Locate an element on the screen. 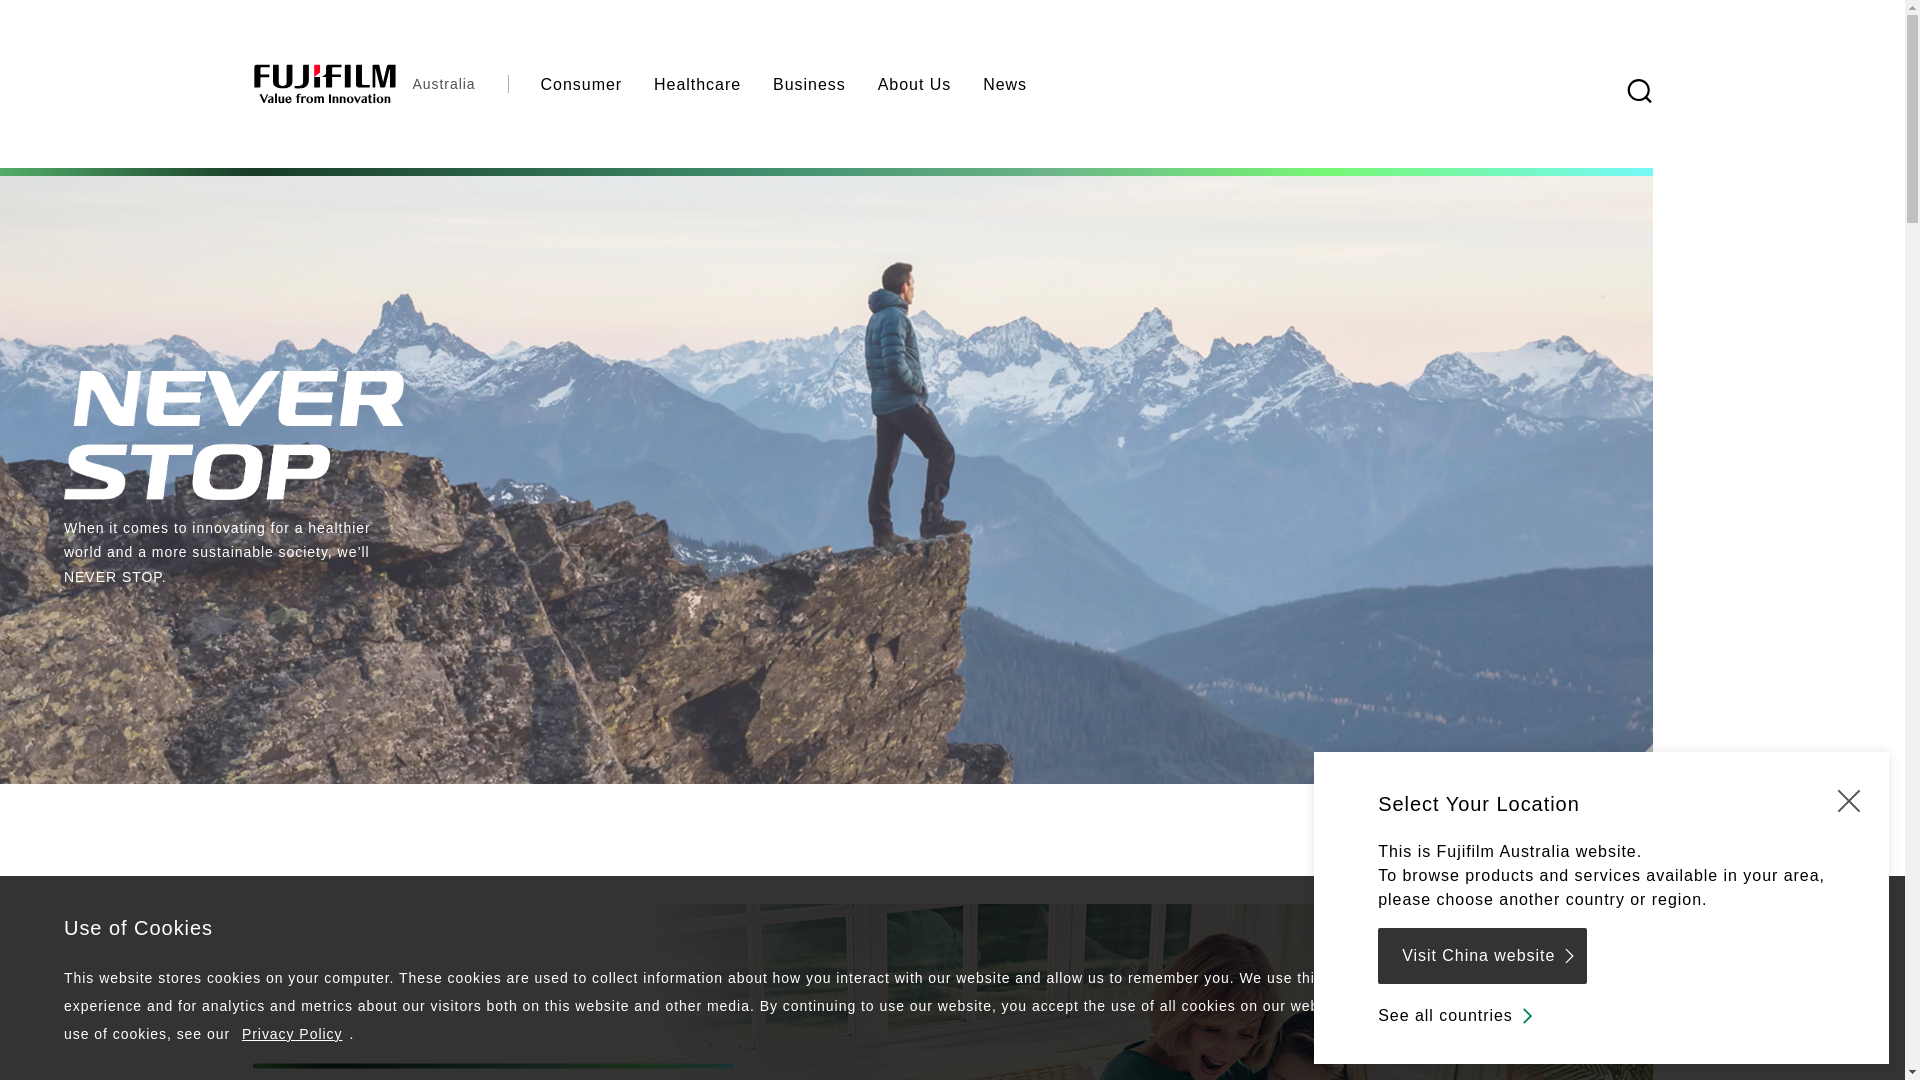  'About Us' is located at coordinates (862, 83).